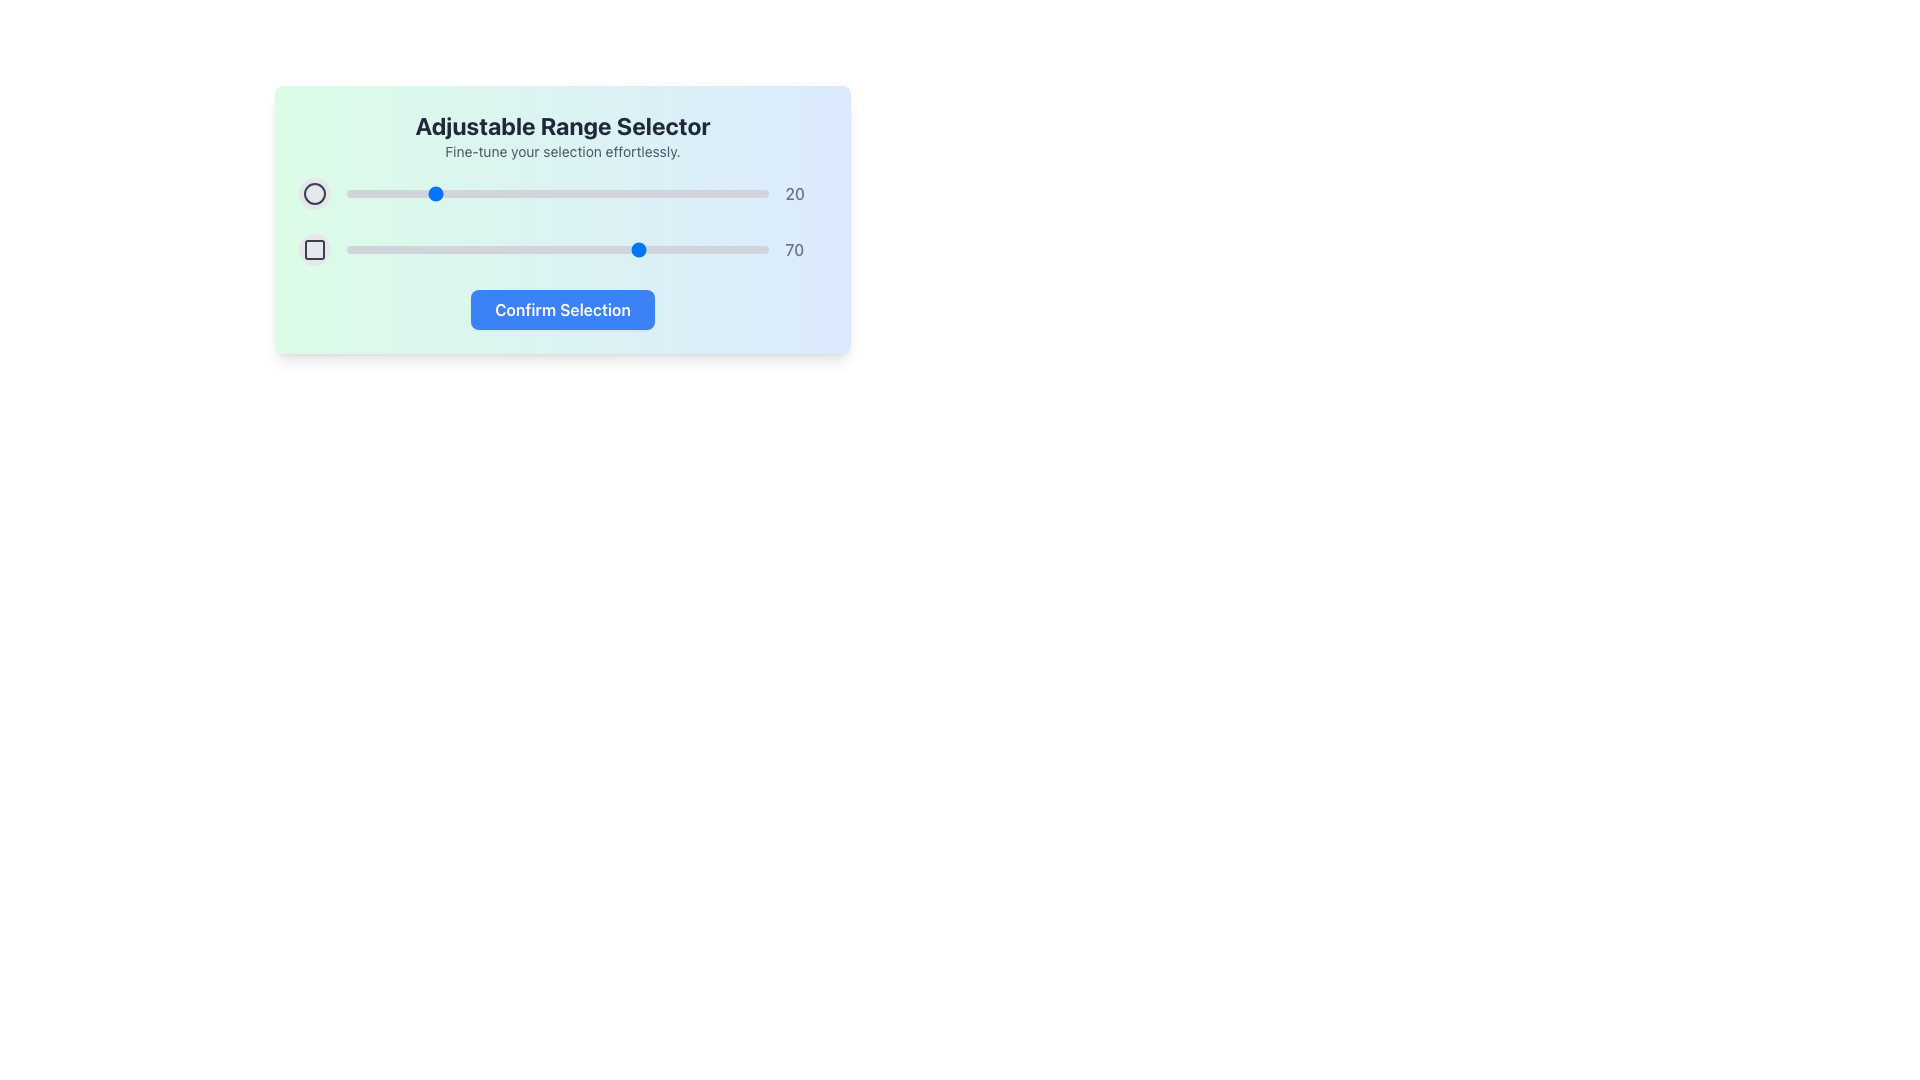  I want to click on slider, so click(499, 193).